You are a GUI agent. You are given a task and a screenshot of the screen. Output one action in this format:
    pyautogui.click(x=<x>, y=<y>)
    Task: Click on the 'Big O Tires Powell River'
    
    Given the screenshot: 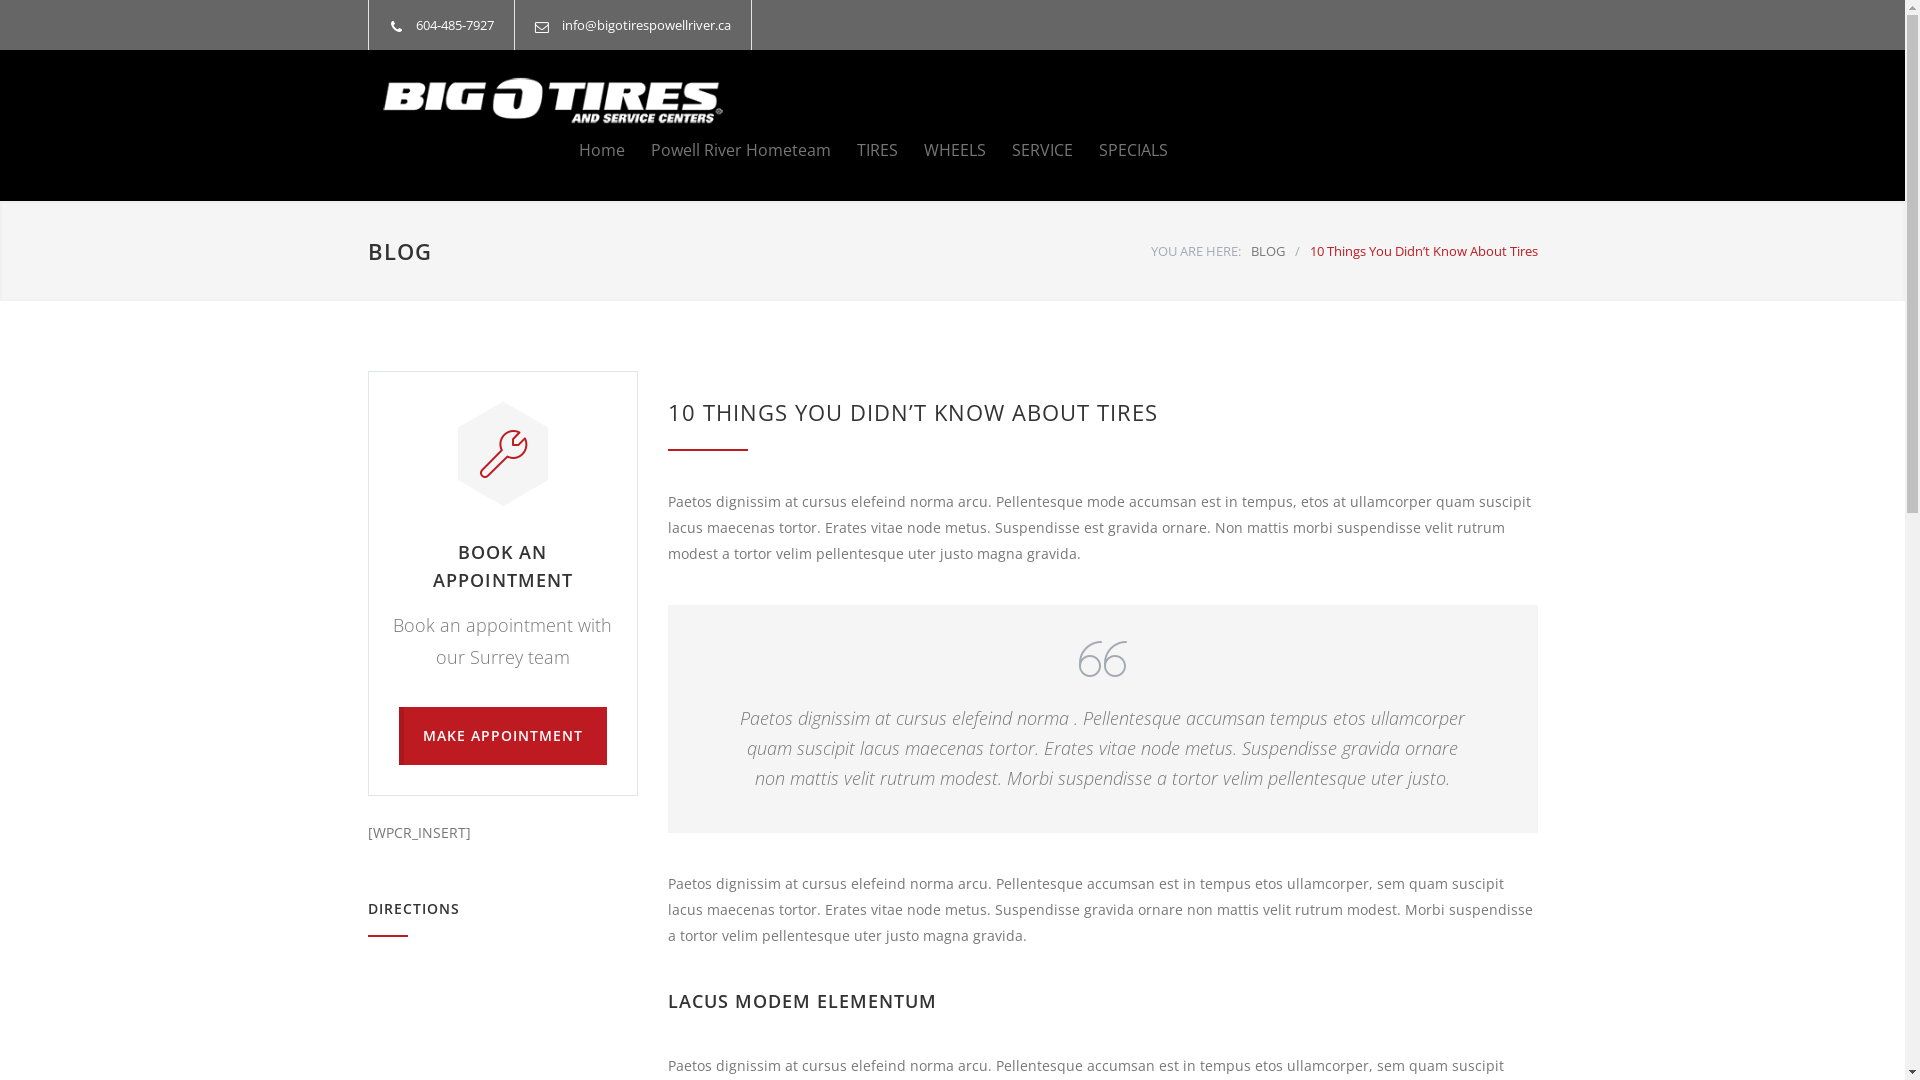 What is the action you would take?
    pyautogui.click(x=552, y=100)
    